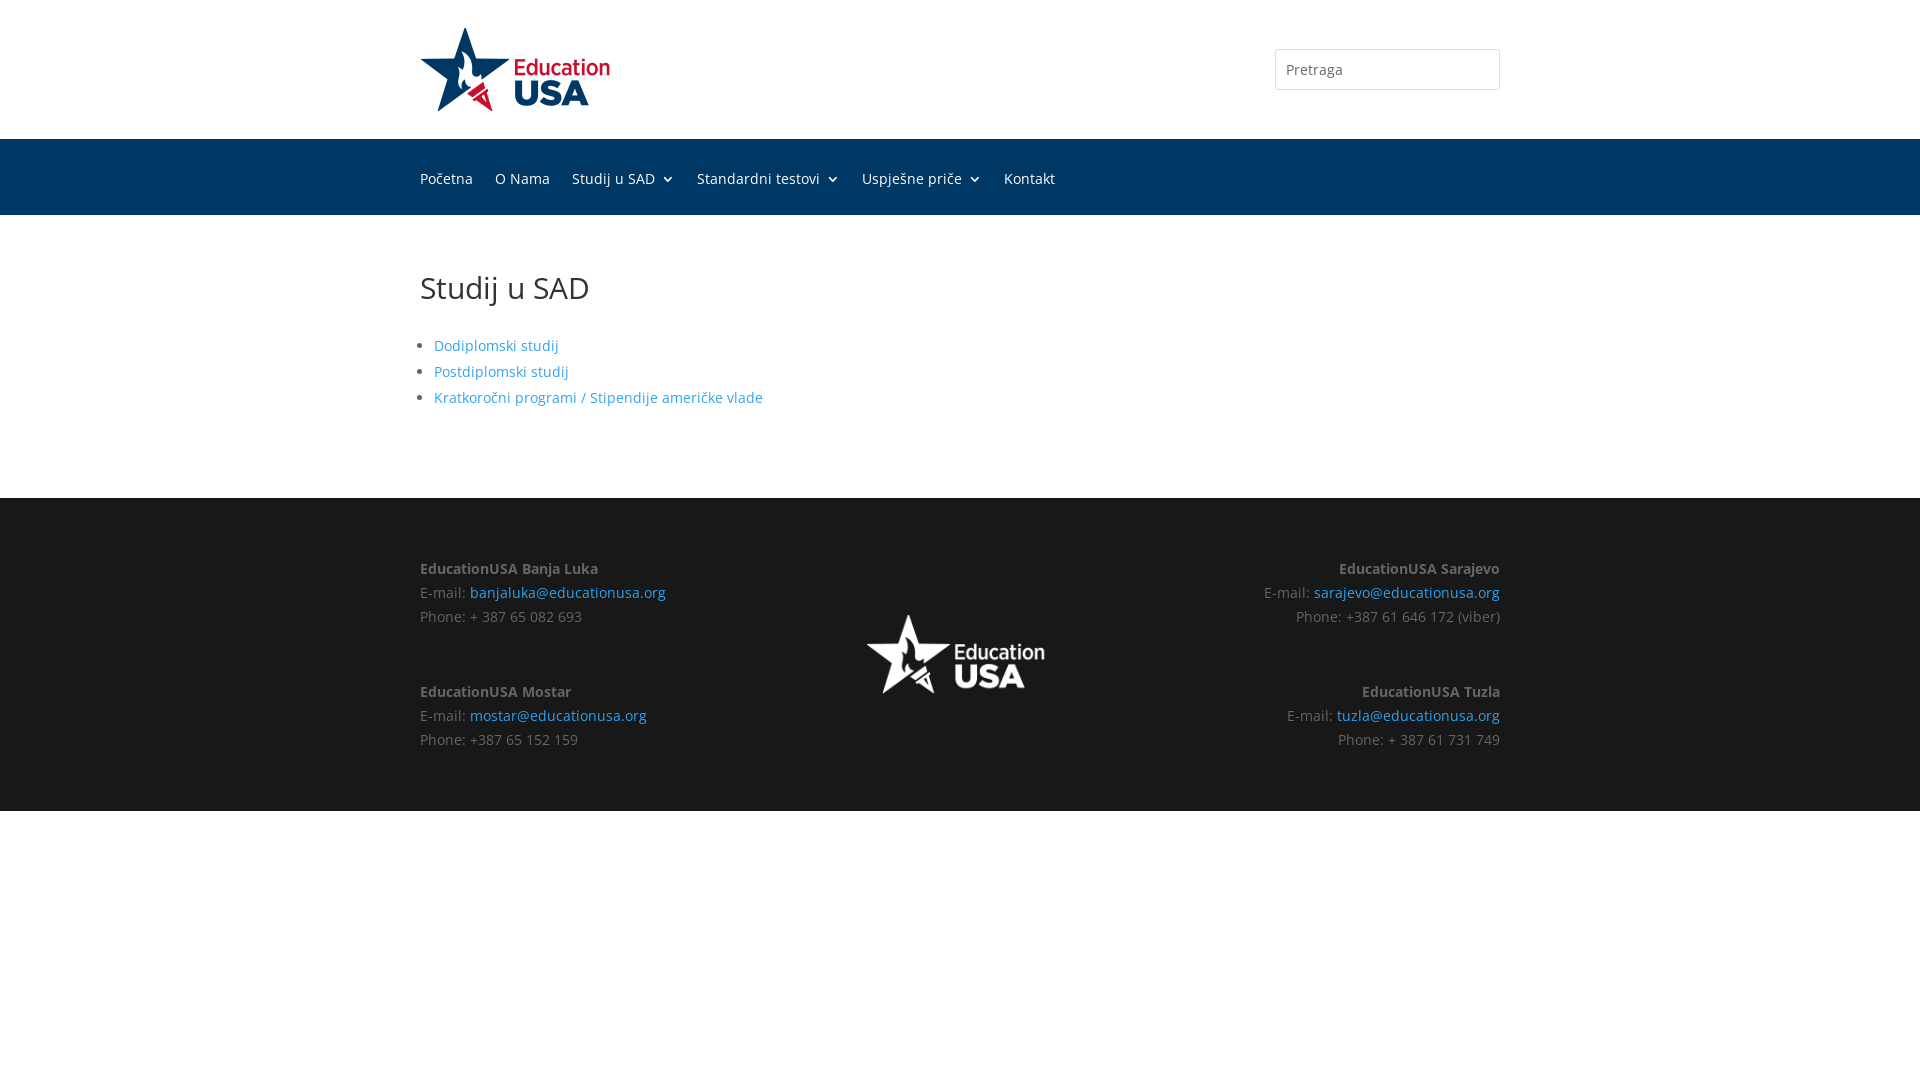 The height and width of the screenshot is (1080, 1920). I want to click on 'banjaluka@educationusa.org', so click(566, 591).